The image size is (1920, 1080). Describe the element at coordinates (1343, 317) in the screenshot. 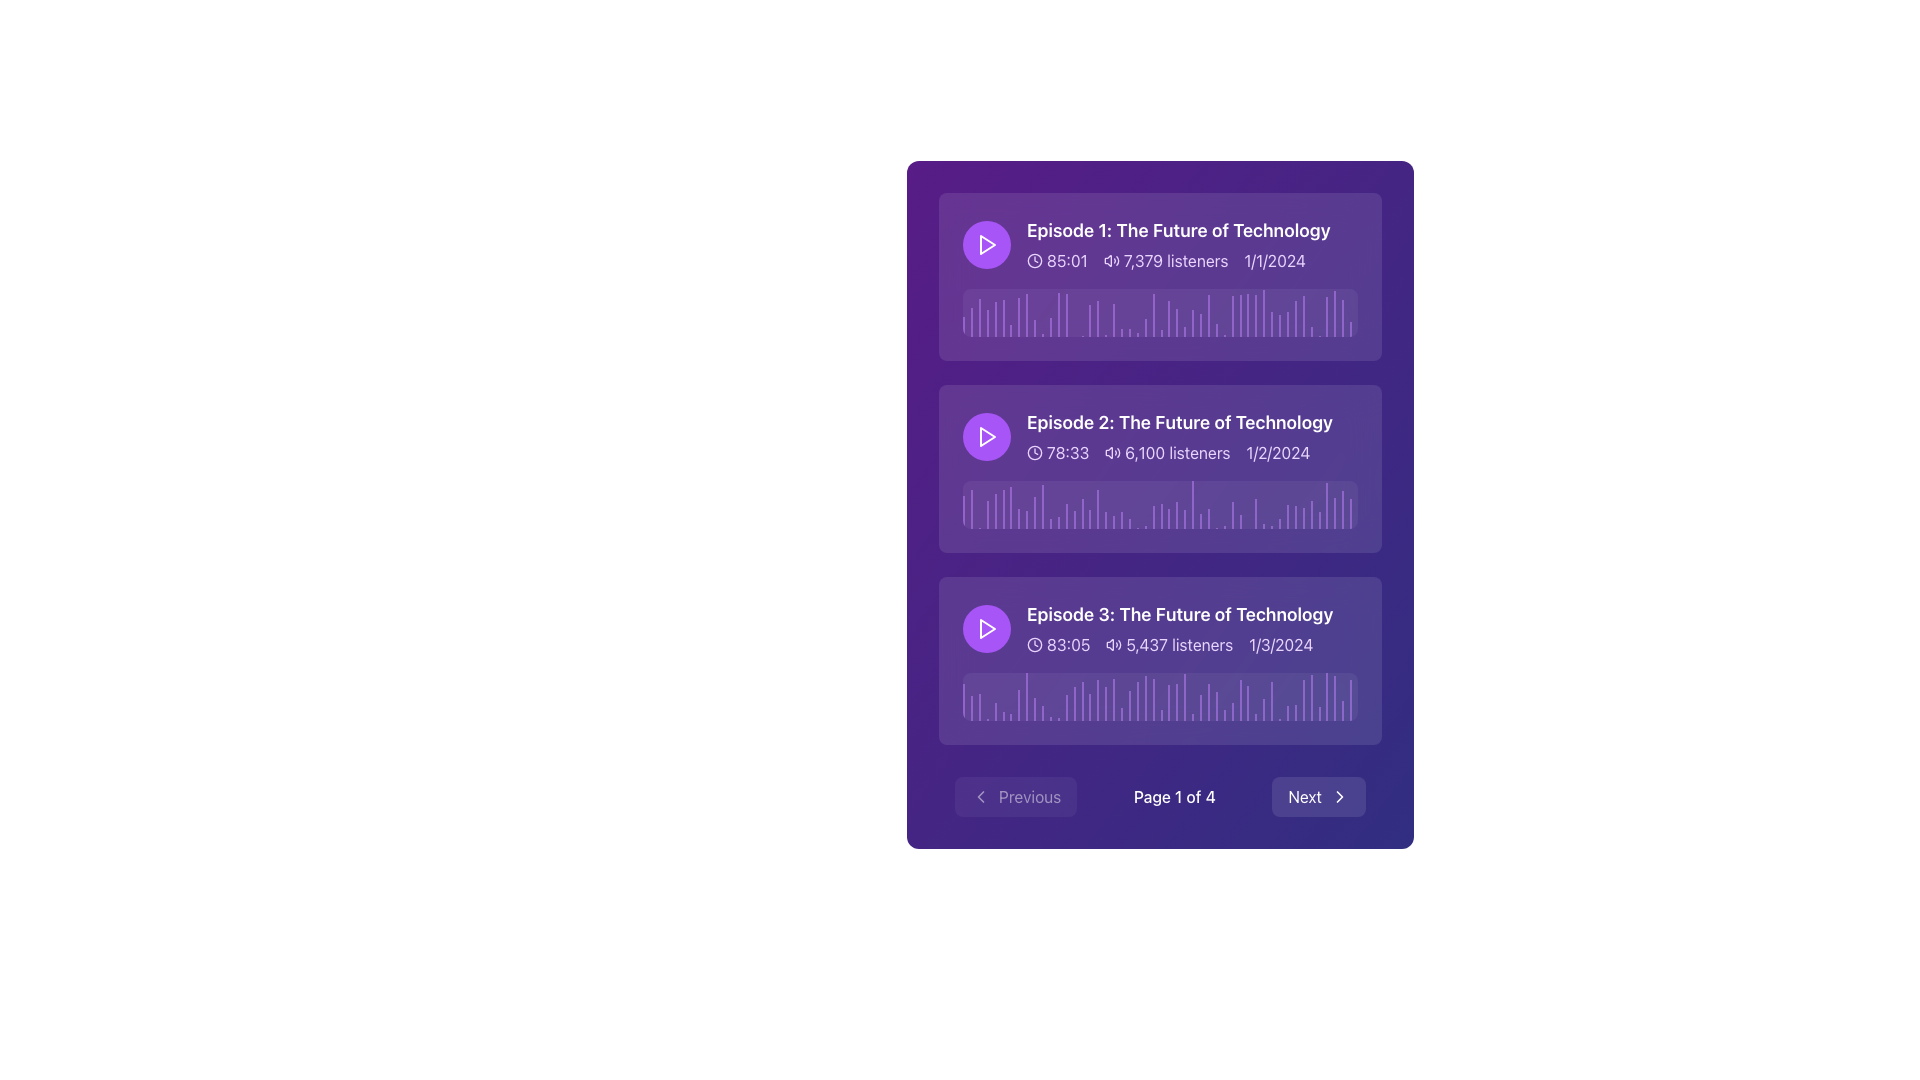

I see `the 49th vertical Progress Indicator bar in the waveform to jump to a specific point` at that location.